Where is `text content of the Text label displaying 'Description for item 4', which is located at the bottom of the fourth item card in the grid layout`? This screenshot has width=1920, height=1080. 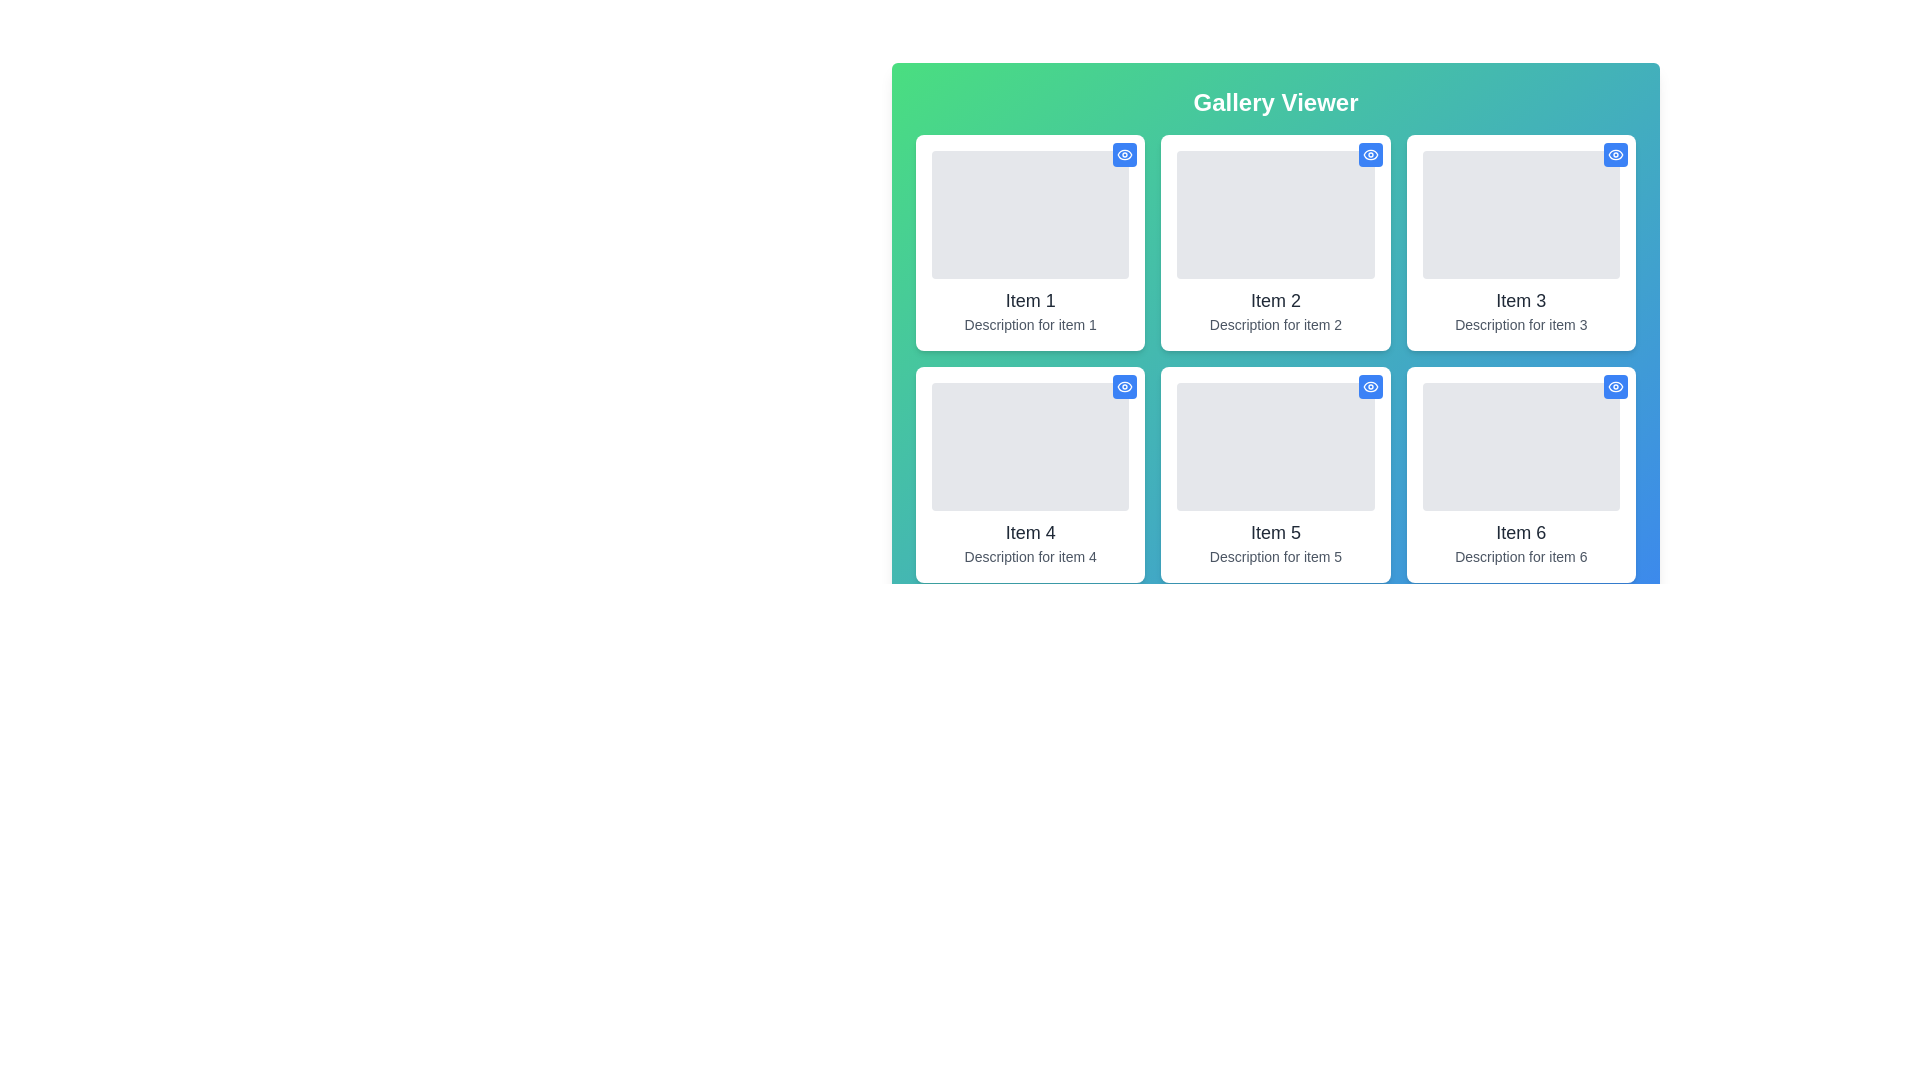
text content of the Text label displaying 'Description for item 4', which is located at the bottom of the fourth item card in the grid layout is located at coordinates (1030, 556).